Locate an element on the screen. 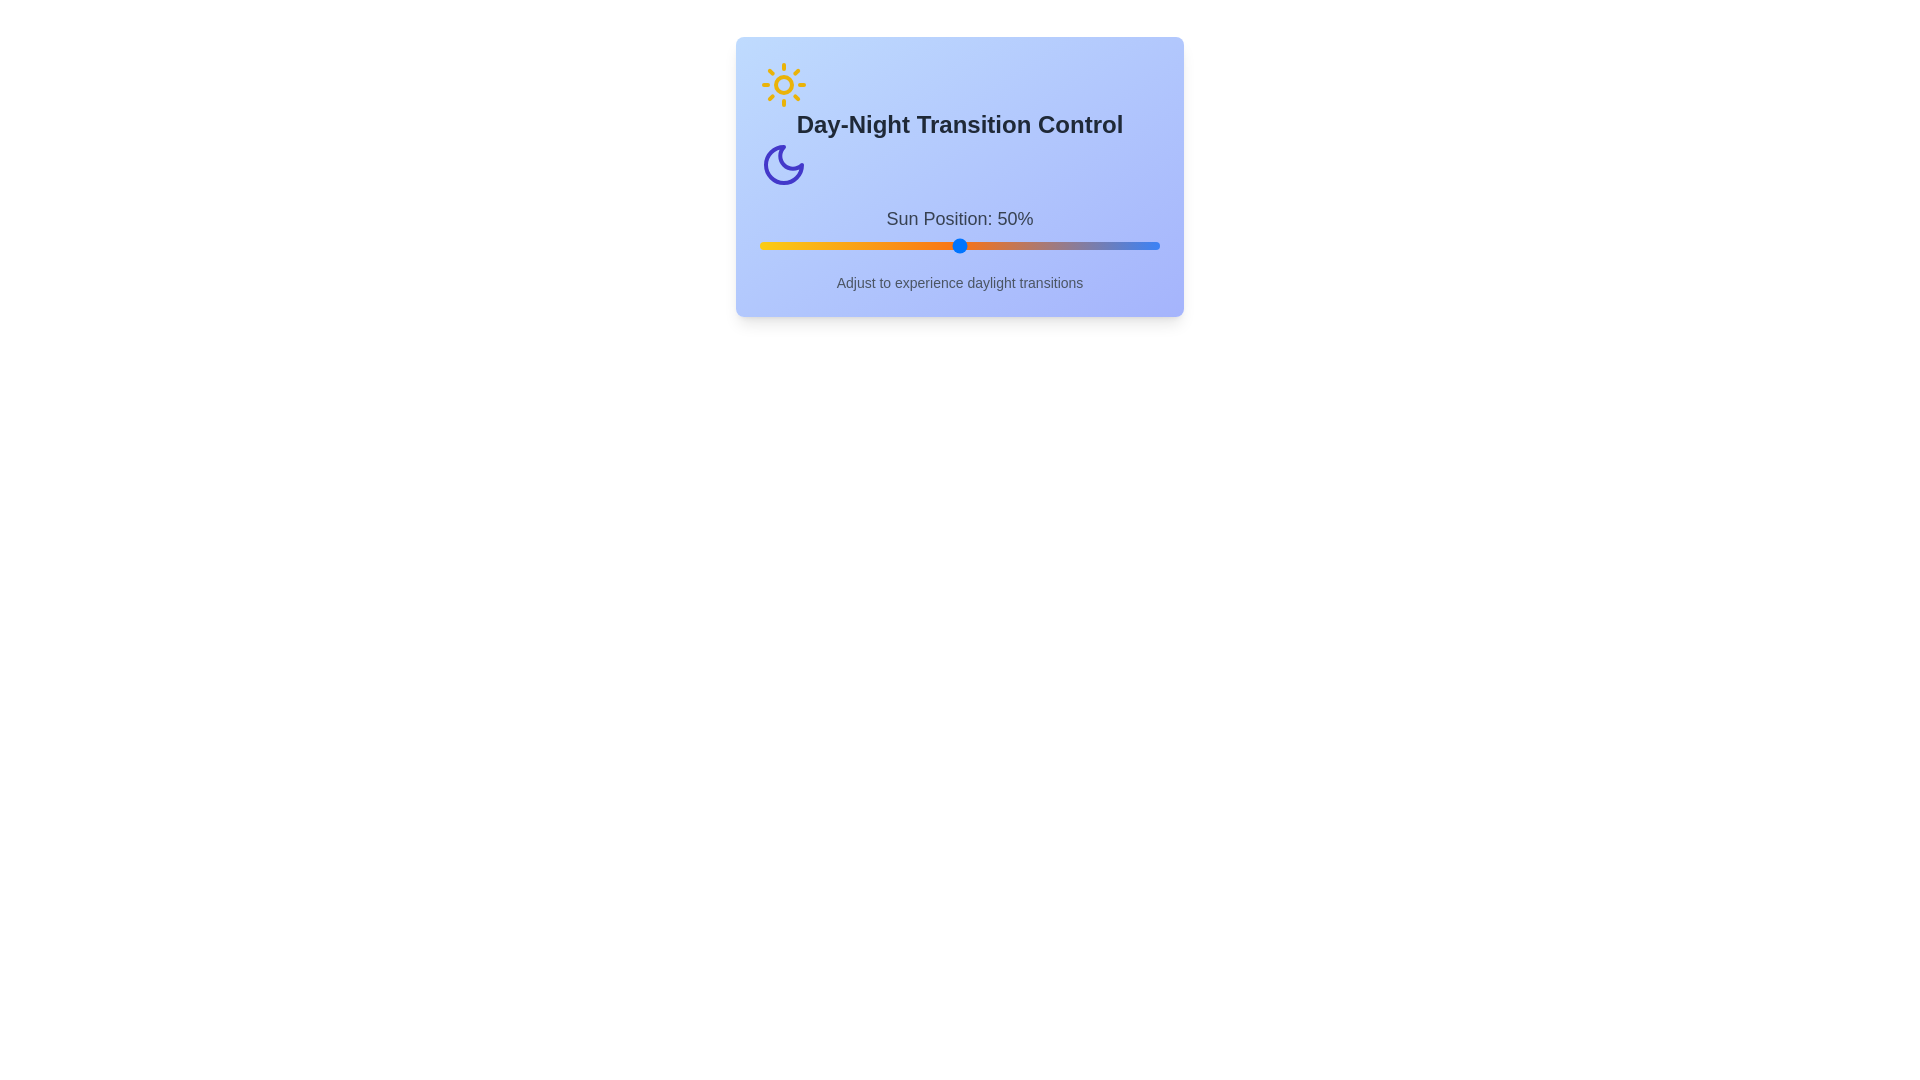  the sun position to 44% by clicking on the slider track is located at coordinates (935, 245).